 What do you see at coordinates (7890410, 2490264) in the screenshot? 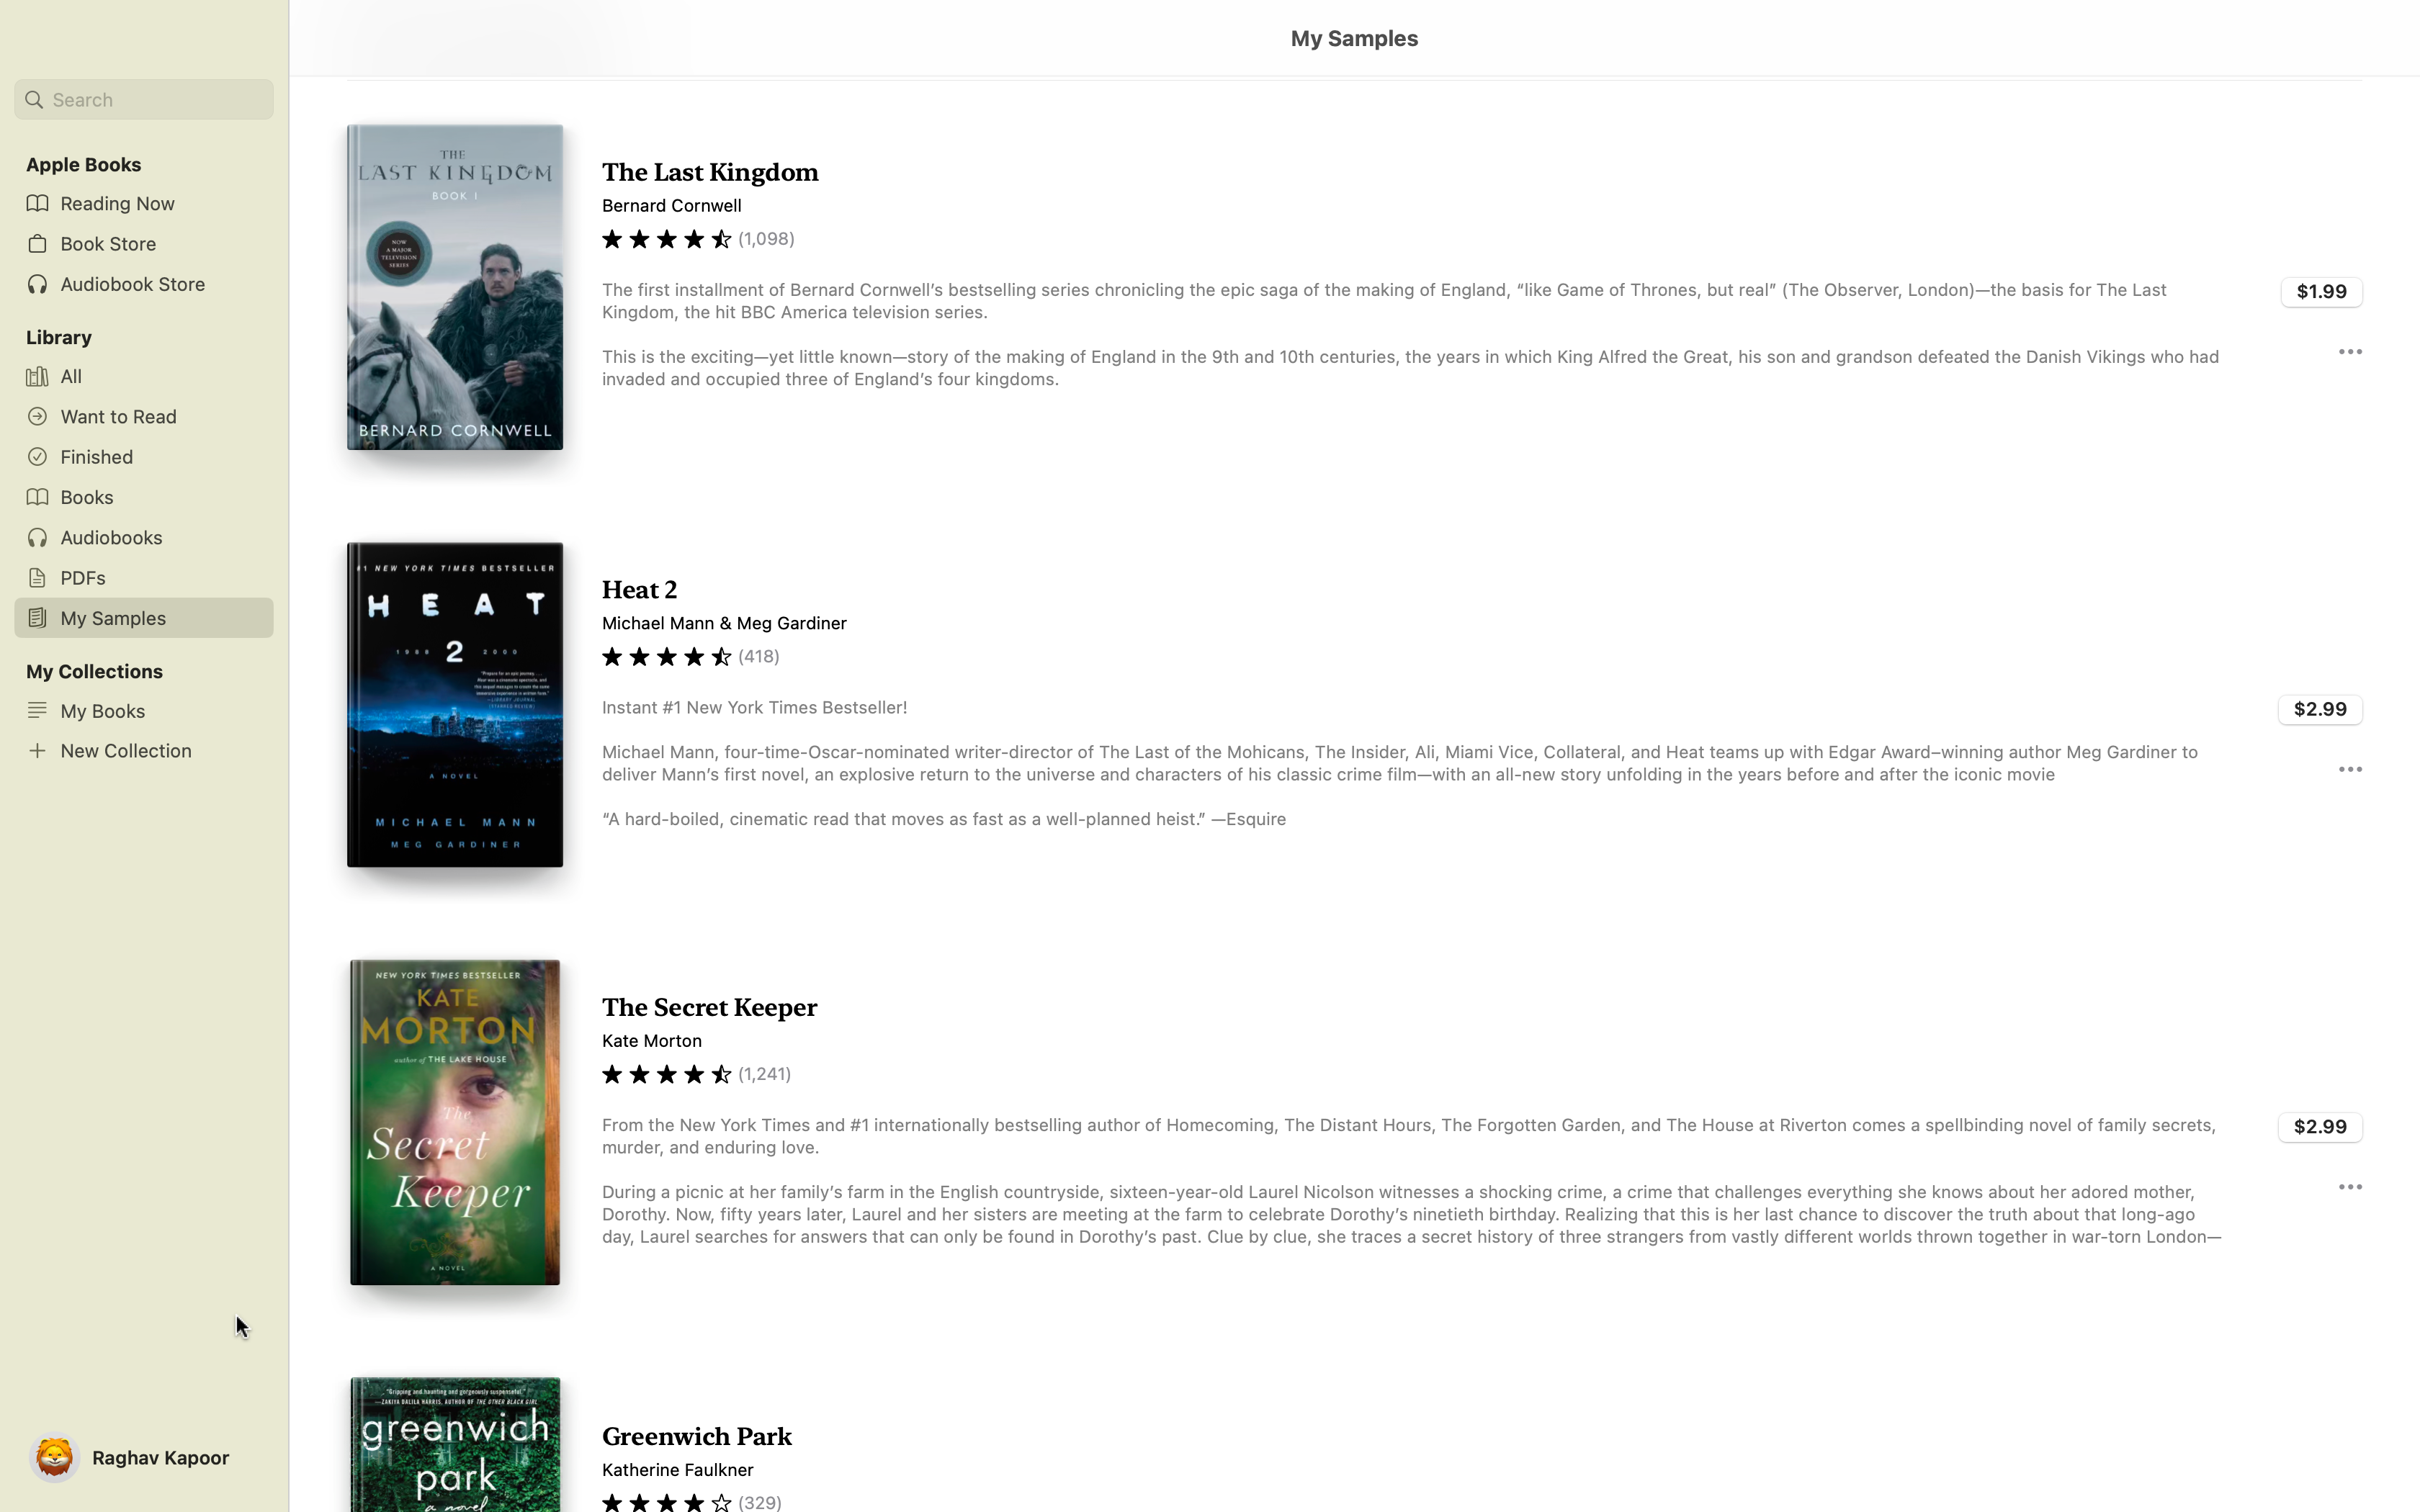
I see `more alternatives for "Secret Keeper` at bounding box center [7890410, 2490264].